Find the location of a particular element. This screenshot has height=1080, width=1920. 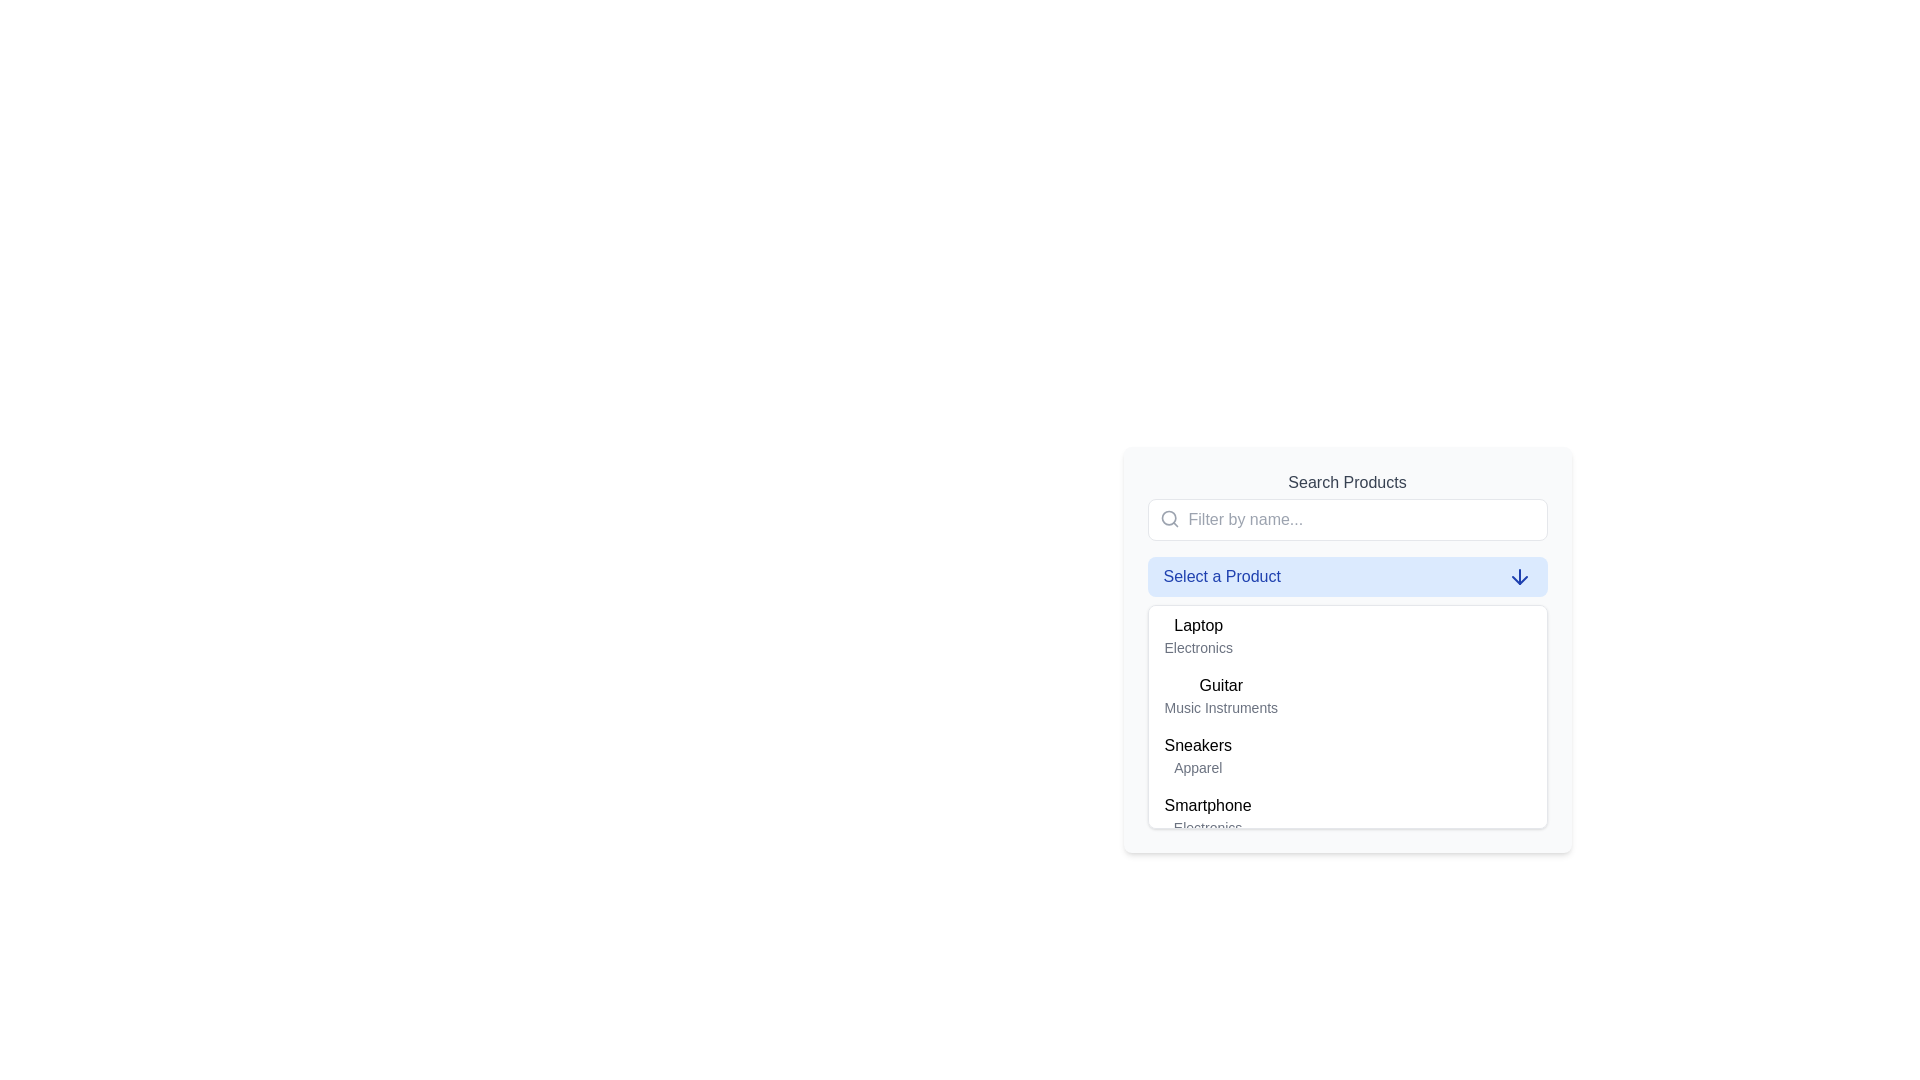

the second entry in the dropdown menu for 'Music Instruments' labeled 'Guitar' is located at coordinates (1220, 694).